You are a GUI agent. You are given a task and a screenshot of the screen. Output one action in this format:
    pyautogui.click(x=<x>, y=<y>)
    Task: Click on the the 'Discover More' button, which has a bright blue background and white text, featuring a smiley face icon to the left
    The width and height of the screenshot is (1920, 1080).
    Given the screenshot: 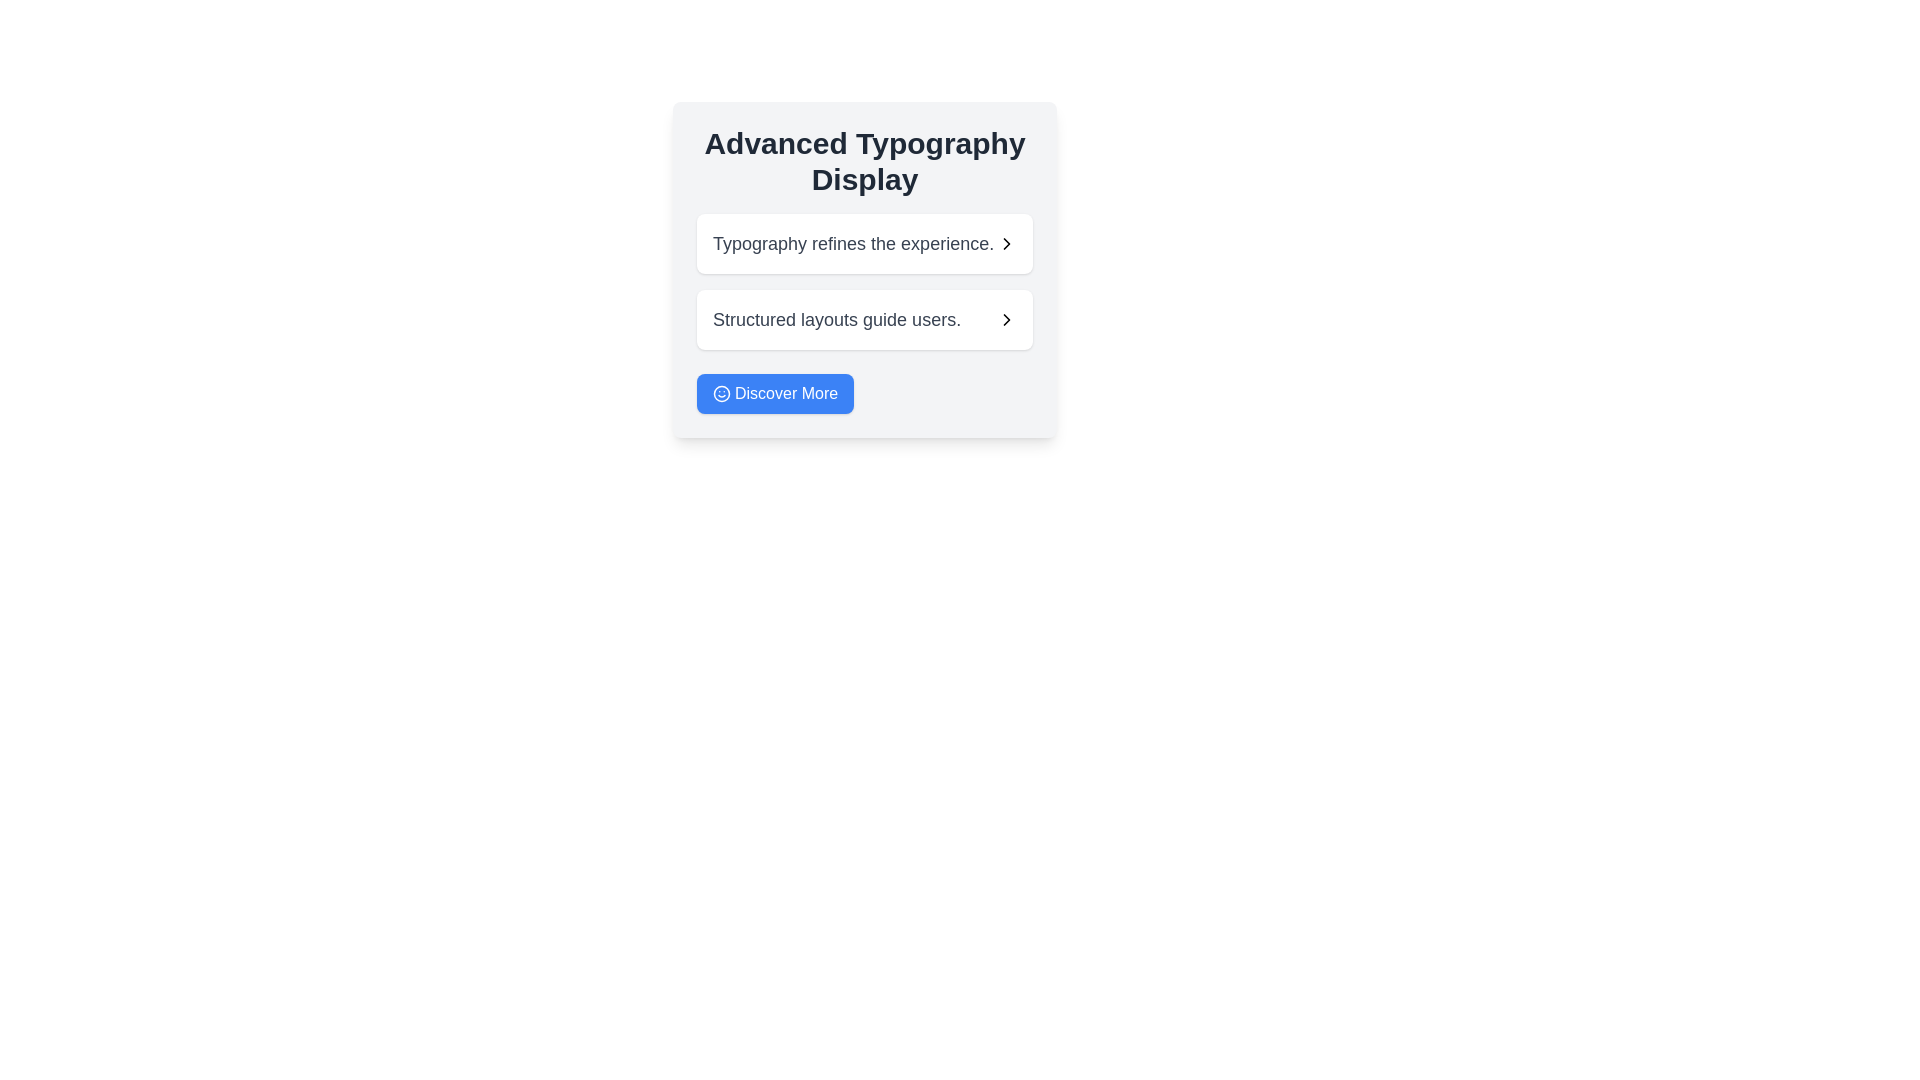 What is the action you would take?
    pyautogui.click(x=774, y=393)
    